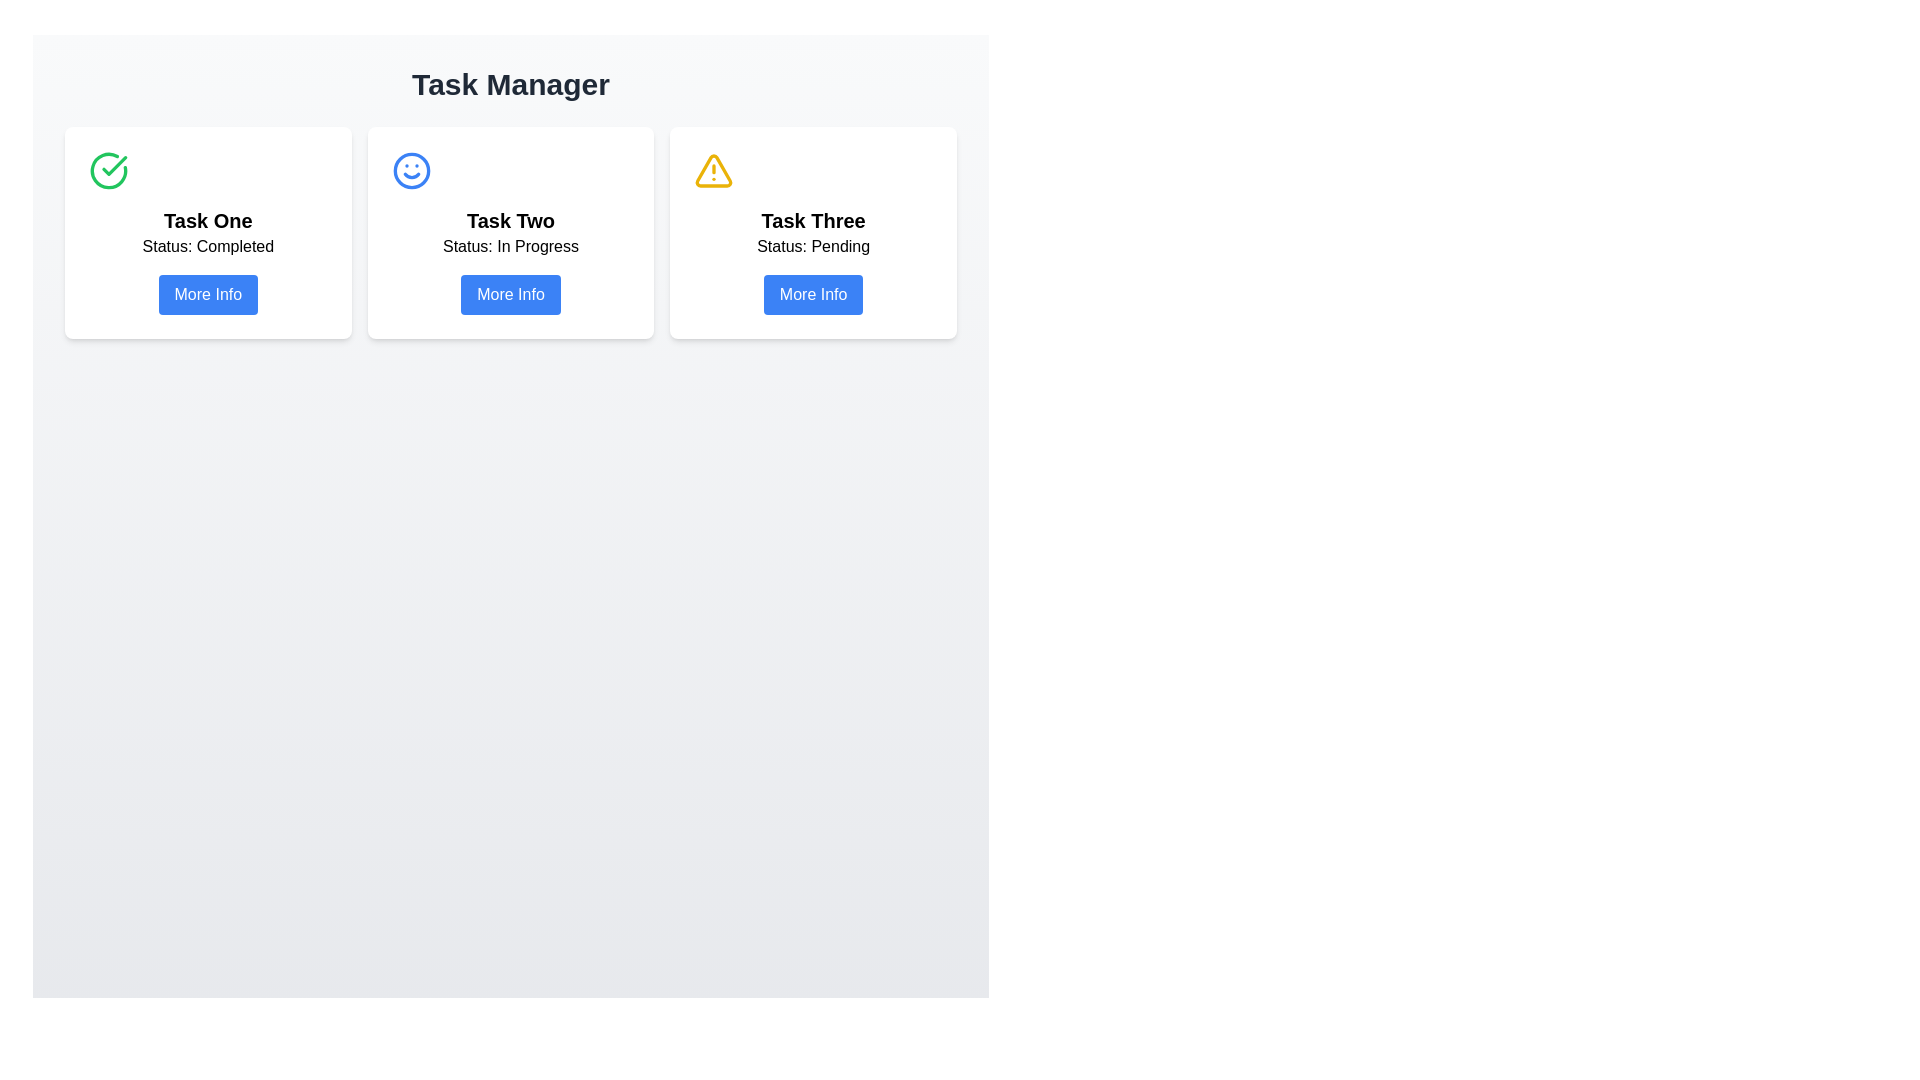 The width and height of the screenshot is (1920, 1080). I want to click on the text label indicating the current status of 'Task Two', which shows 'In Progress', so click(510, 245).